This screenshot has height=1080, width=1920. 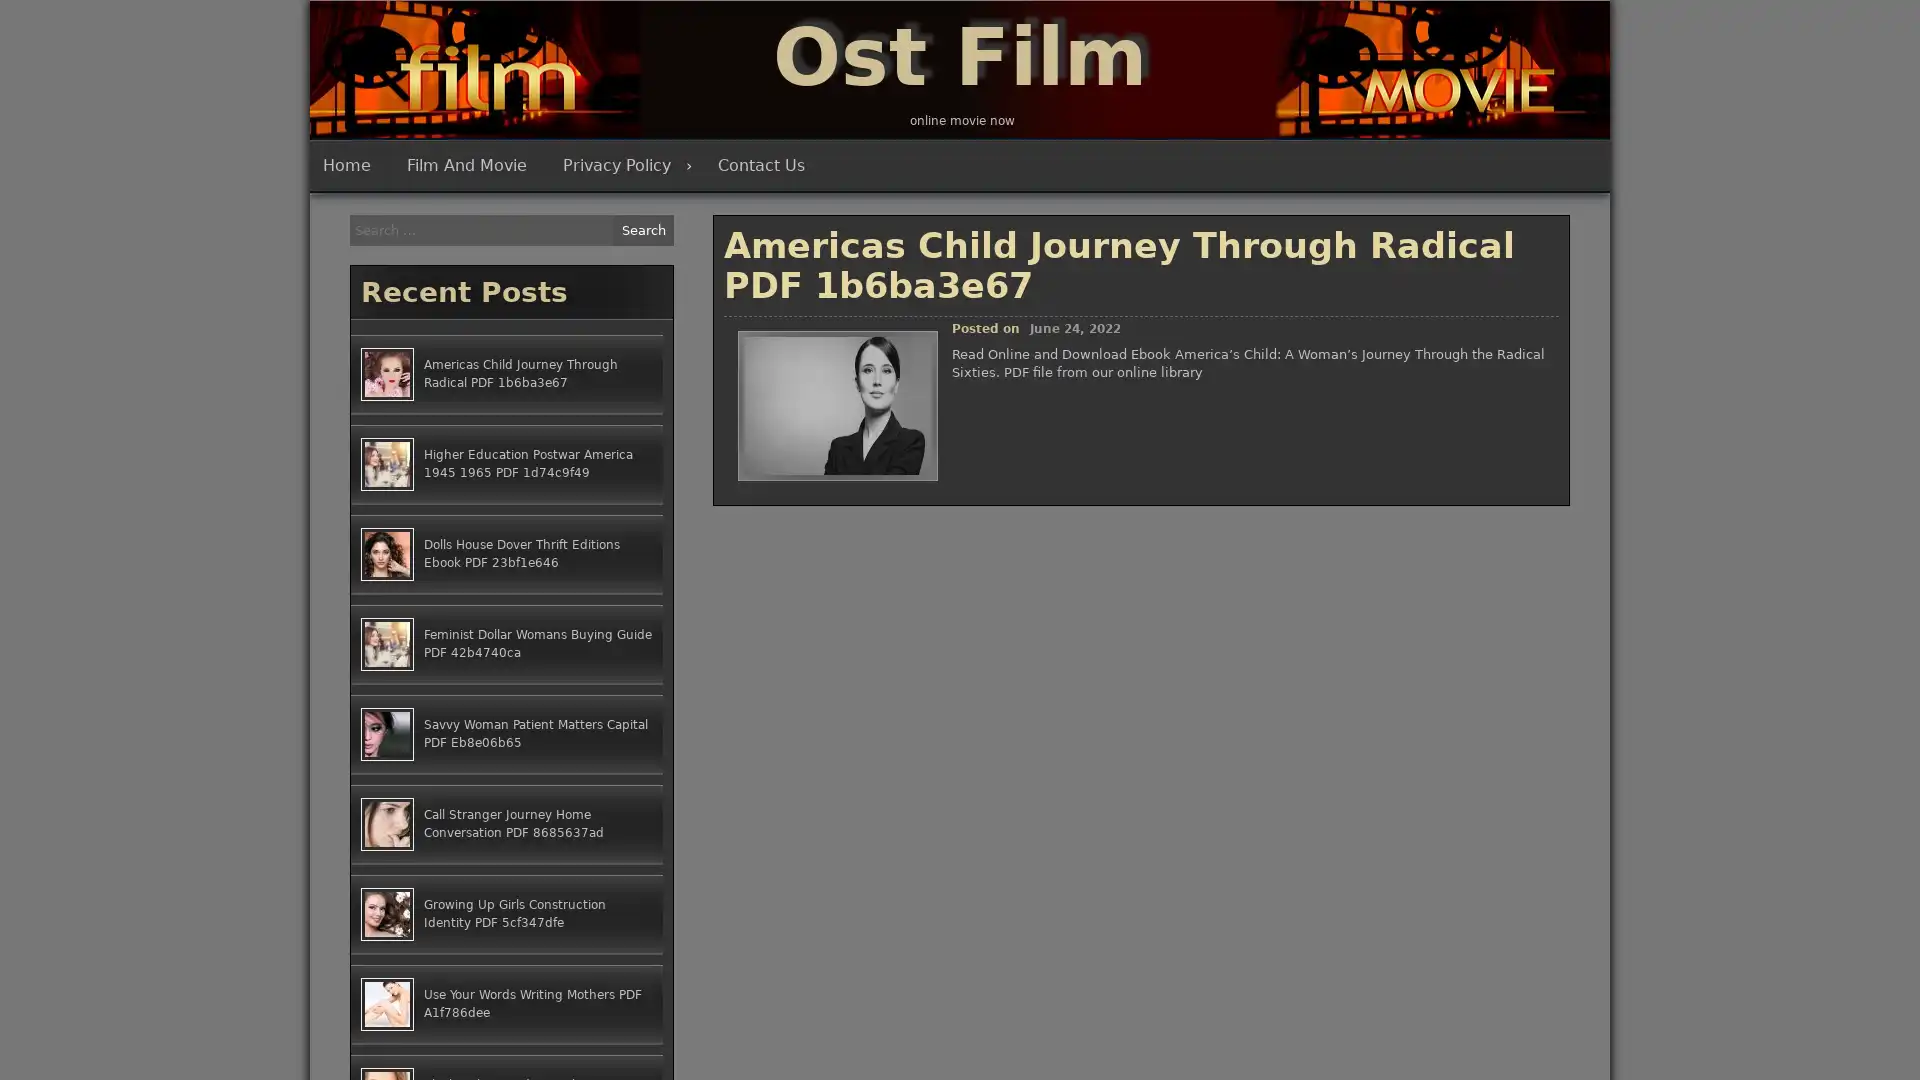 What do you see at coordinates (643, 229) in the screenshot?
I see `Search` at bounding box center [643, 229].